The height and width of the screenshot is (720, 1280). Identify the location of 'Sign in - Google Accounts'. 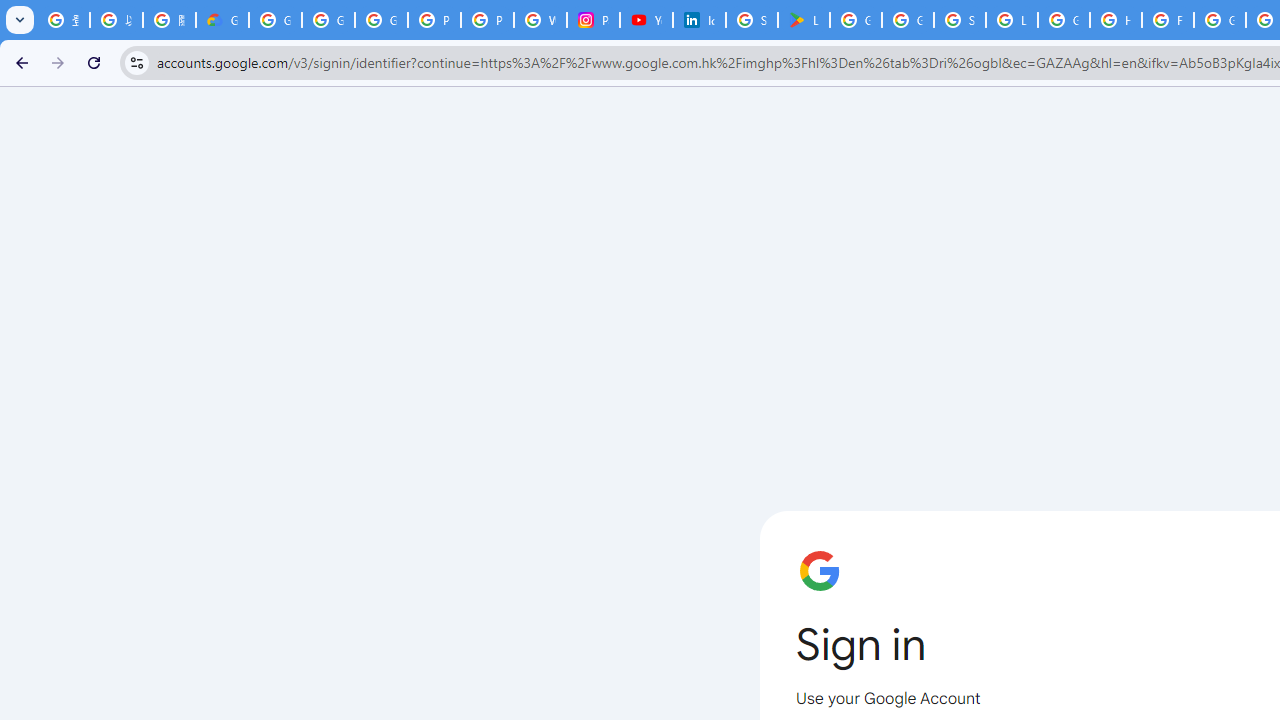
(960, 20).